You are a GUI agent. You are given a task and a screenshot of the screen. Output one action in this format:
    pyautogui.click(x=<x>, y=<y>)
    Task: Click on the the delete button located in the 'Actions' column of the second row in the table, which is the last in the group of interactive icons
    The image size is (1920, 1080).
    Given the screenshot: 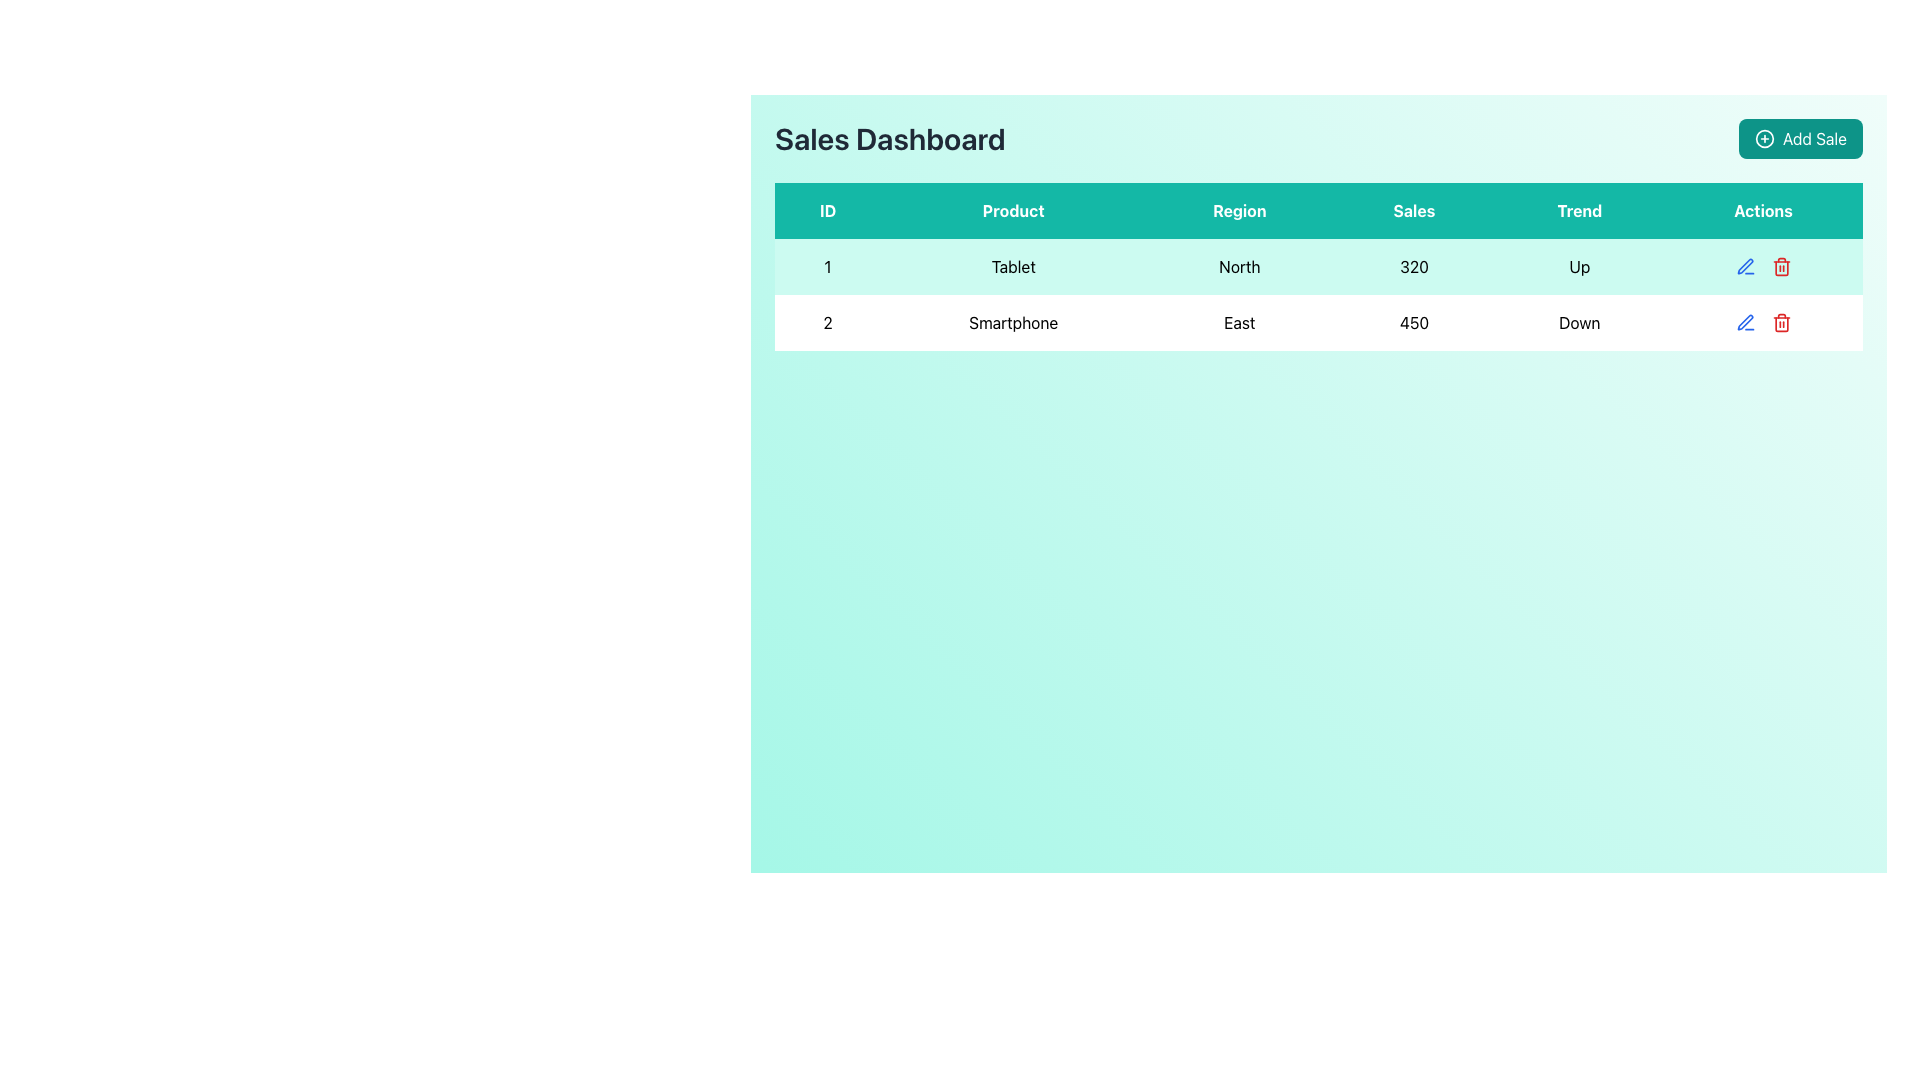 What is the action you would take?
    pyautogui.click(x=1781, y=265)
    